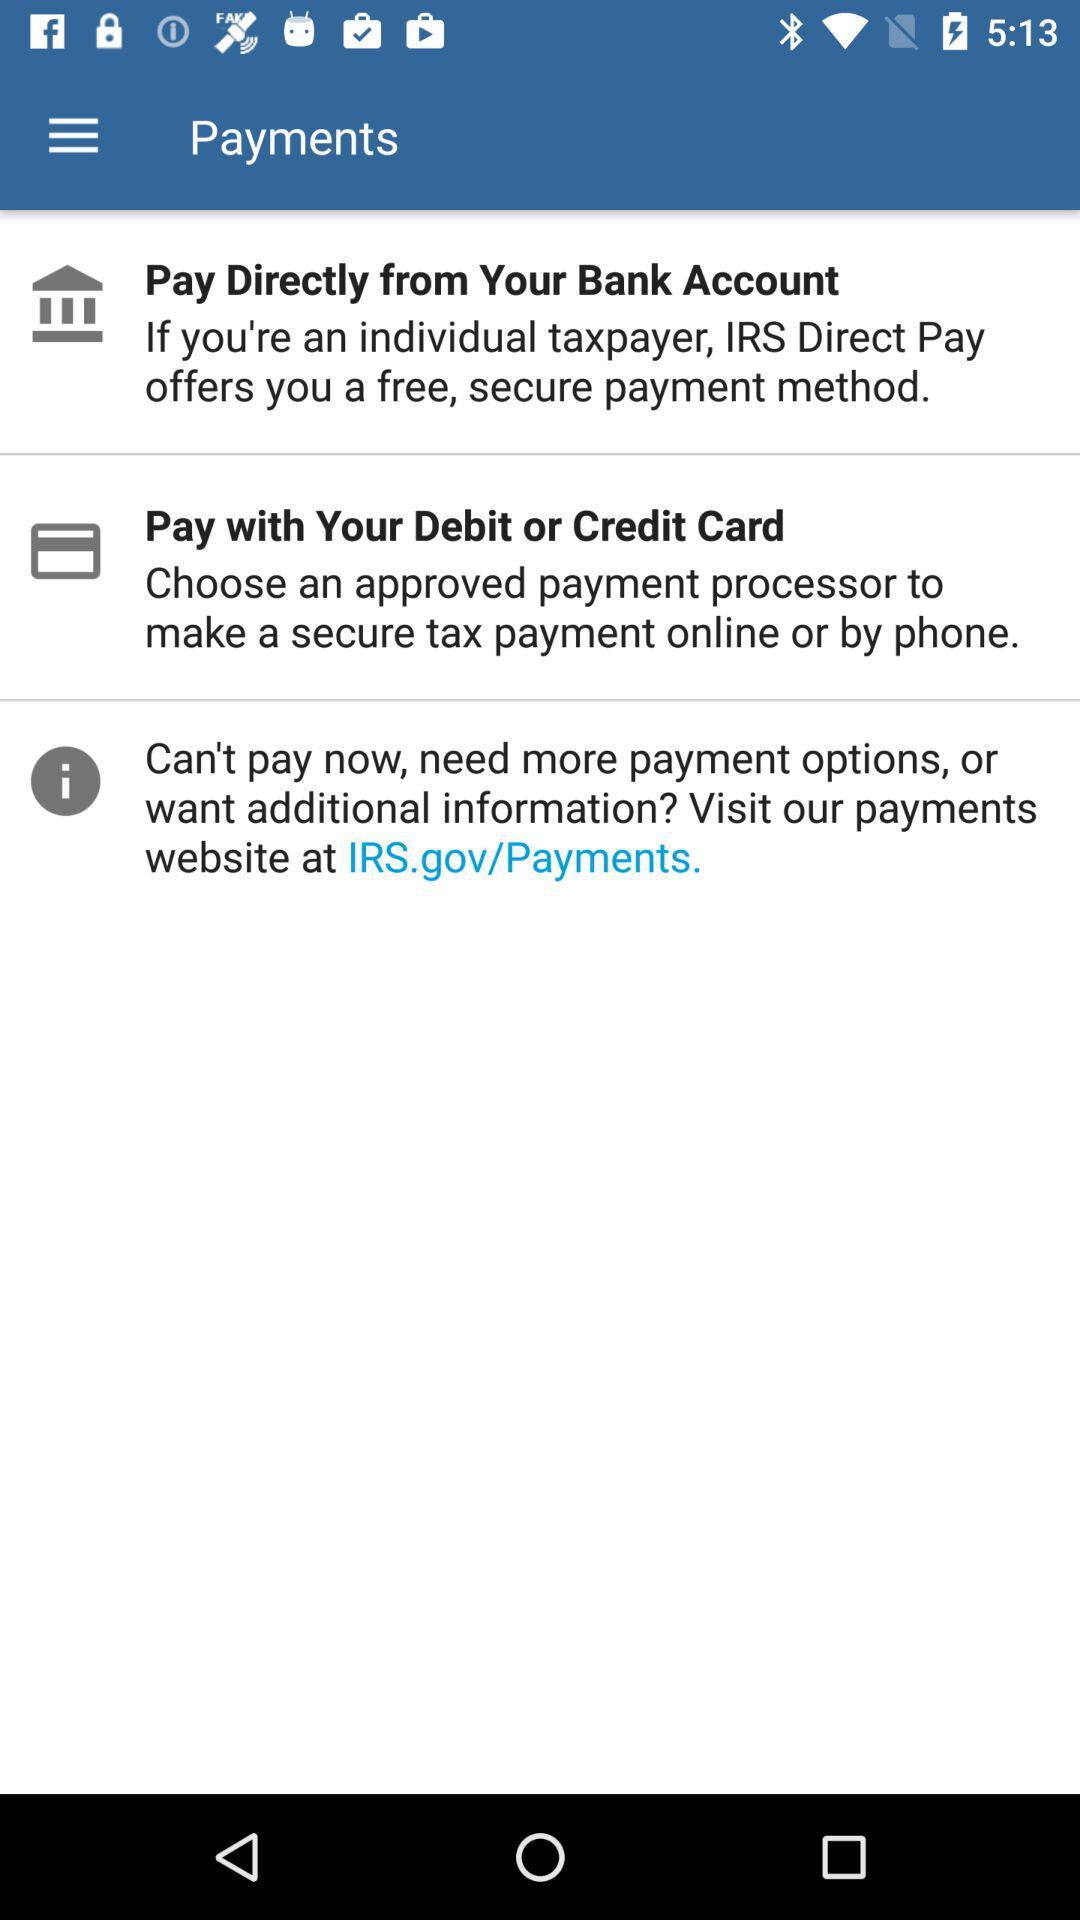  What do you see at coordinates (72, 135) in the screenshot?
I see `item to the left of the payments item` at bounding box center [72, 135].